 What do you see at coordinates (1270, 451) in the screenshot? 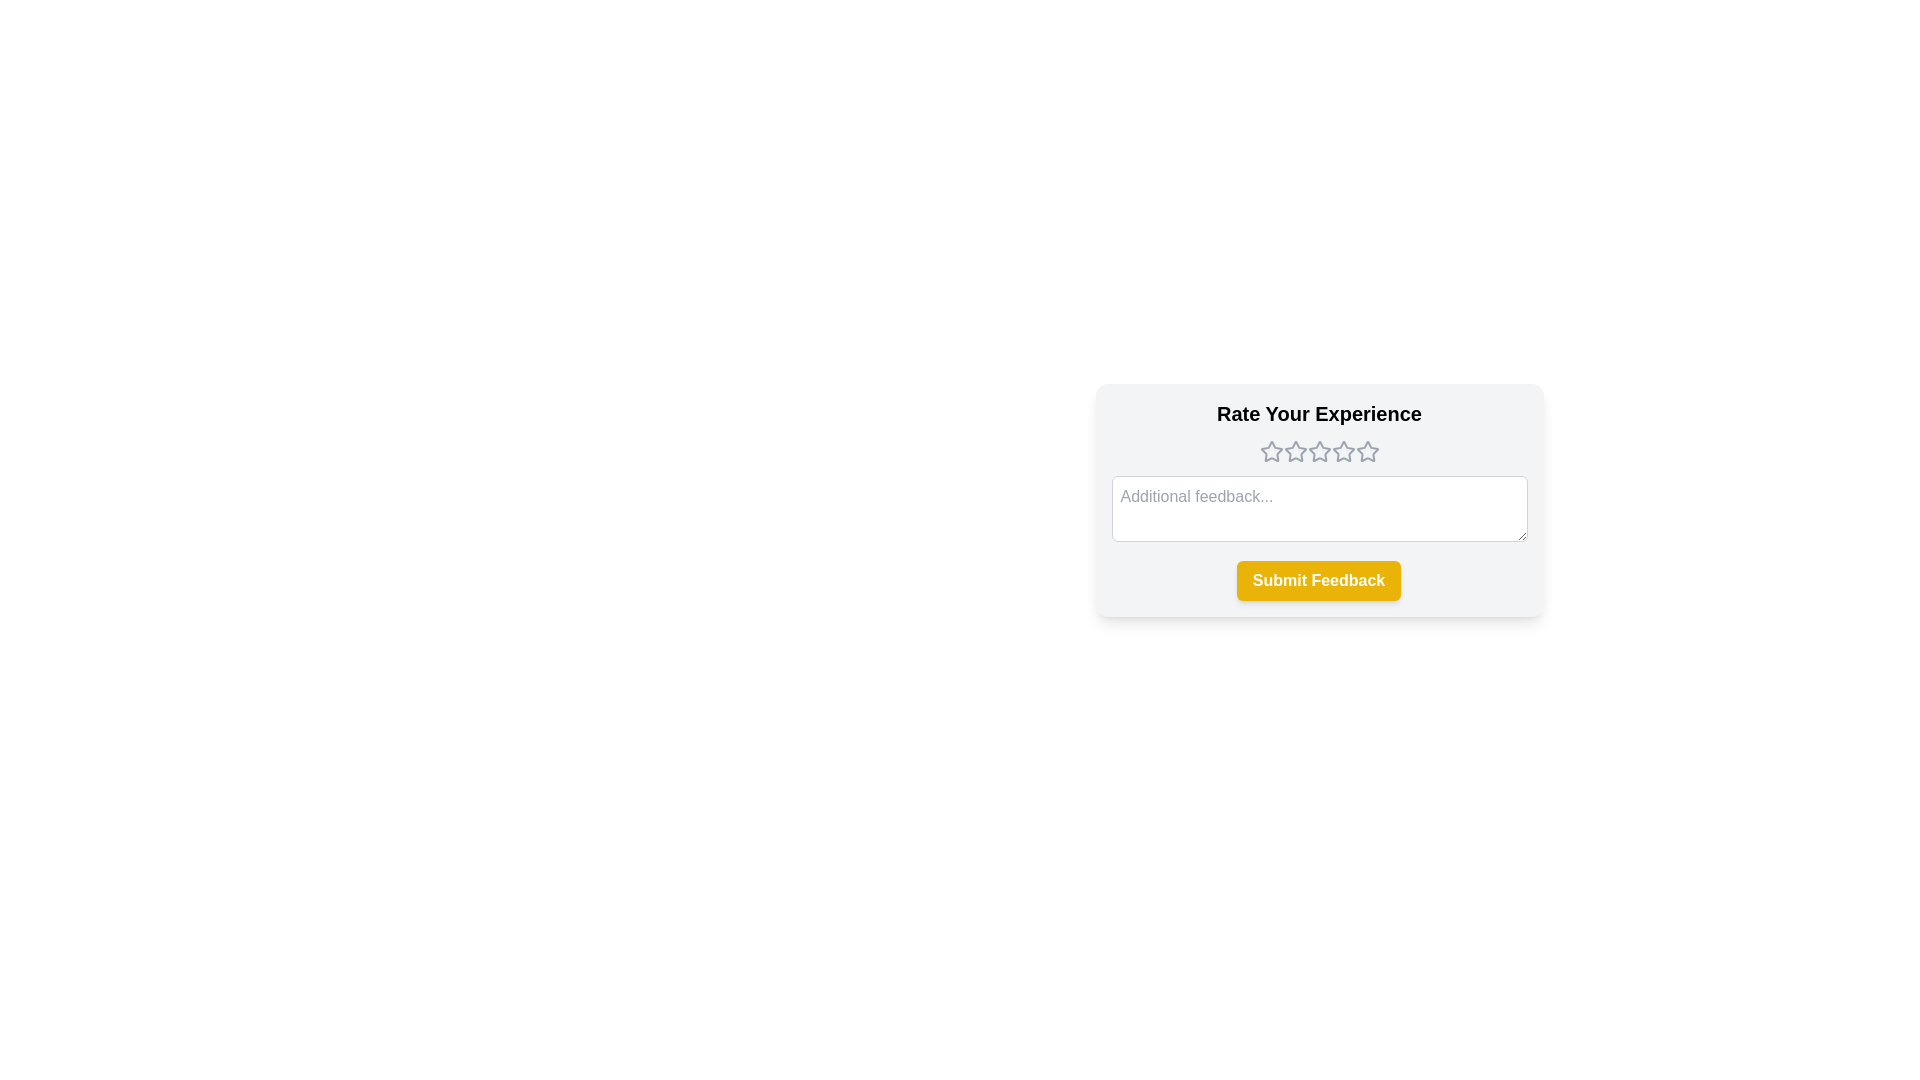
I see `the first star icon in the rating system` at bounding box center [1270, 451].